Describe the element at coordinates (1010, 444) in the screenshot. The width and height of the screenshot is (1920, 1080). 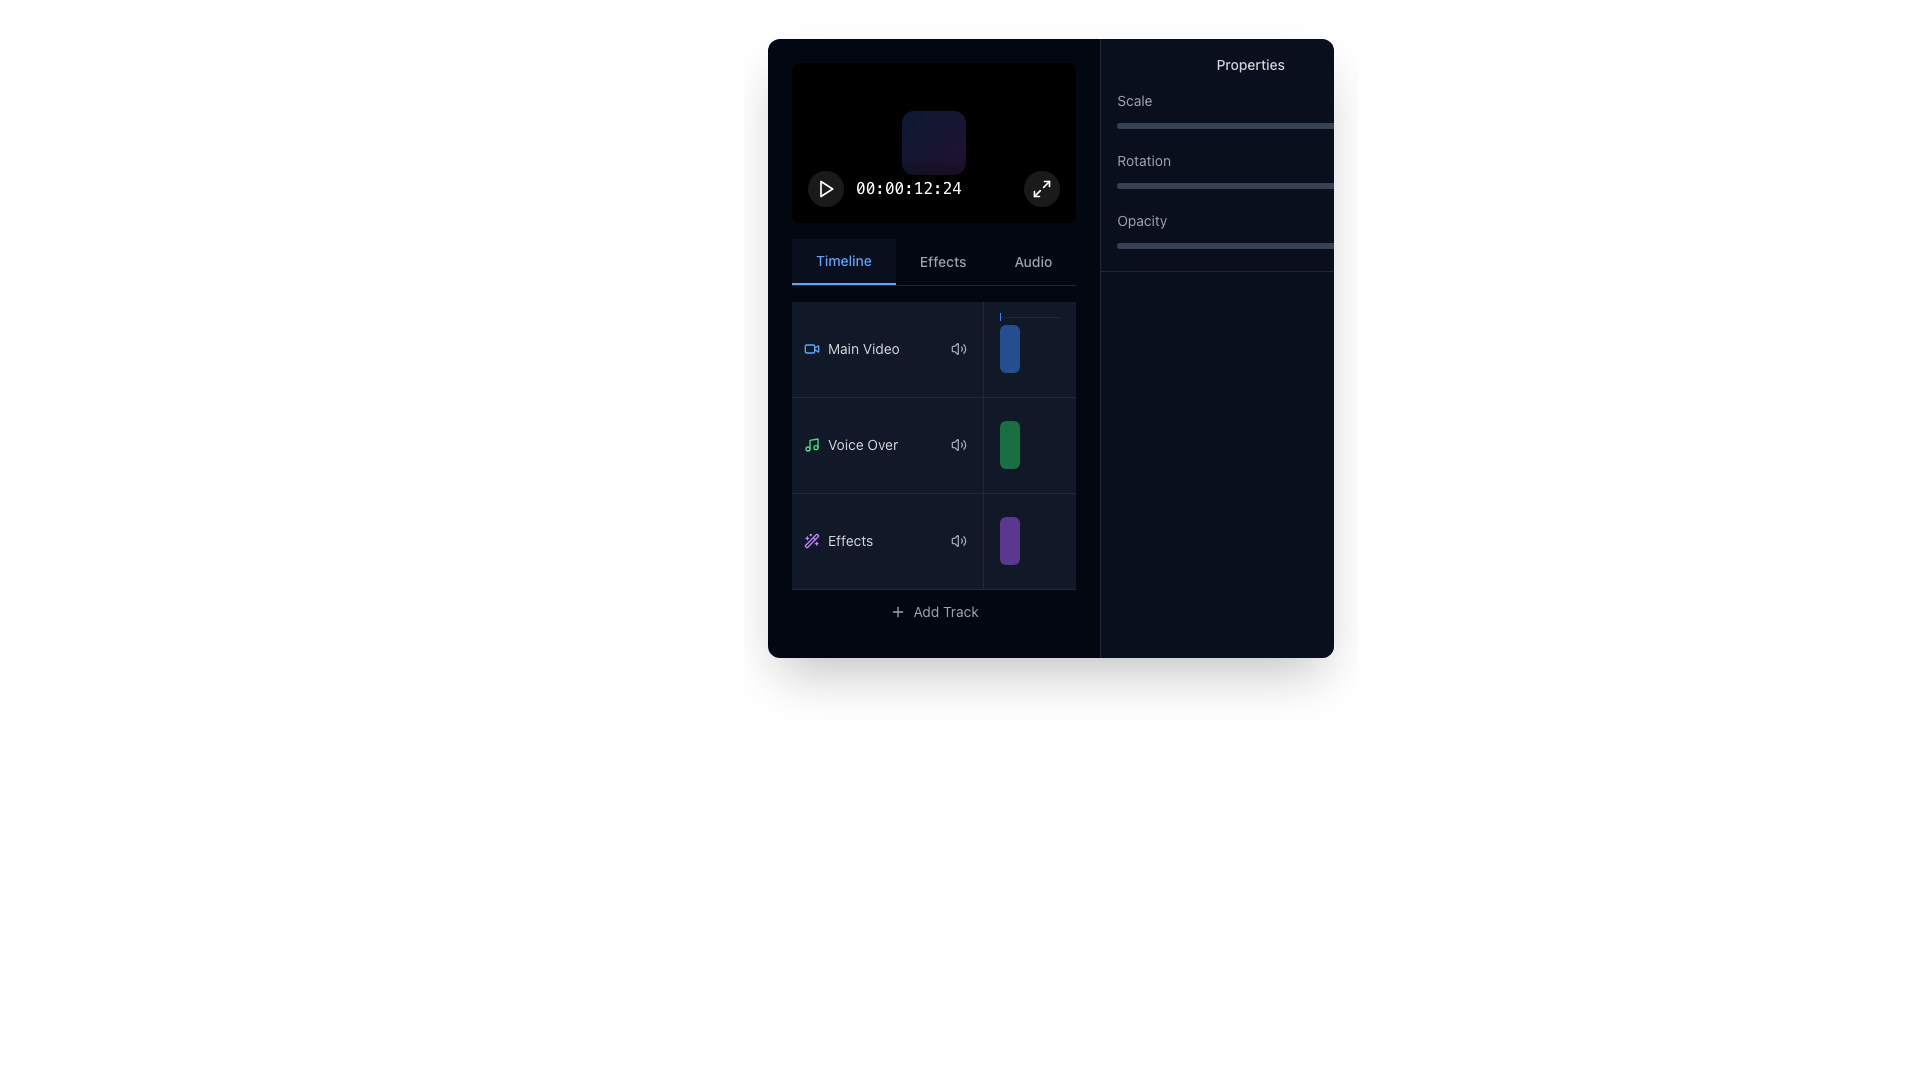
I see `the move or manipulation icon located in the 'Voice Over' section of the timeline interface, which is represented as a vector graphic with circular edges and a semi-transparent green background` at that location.